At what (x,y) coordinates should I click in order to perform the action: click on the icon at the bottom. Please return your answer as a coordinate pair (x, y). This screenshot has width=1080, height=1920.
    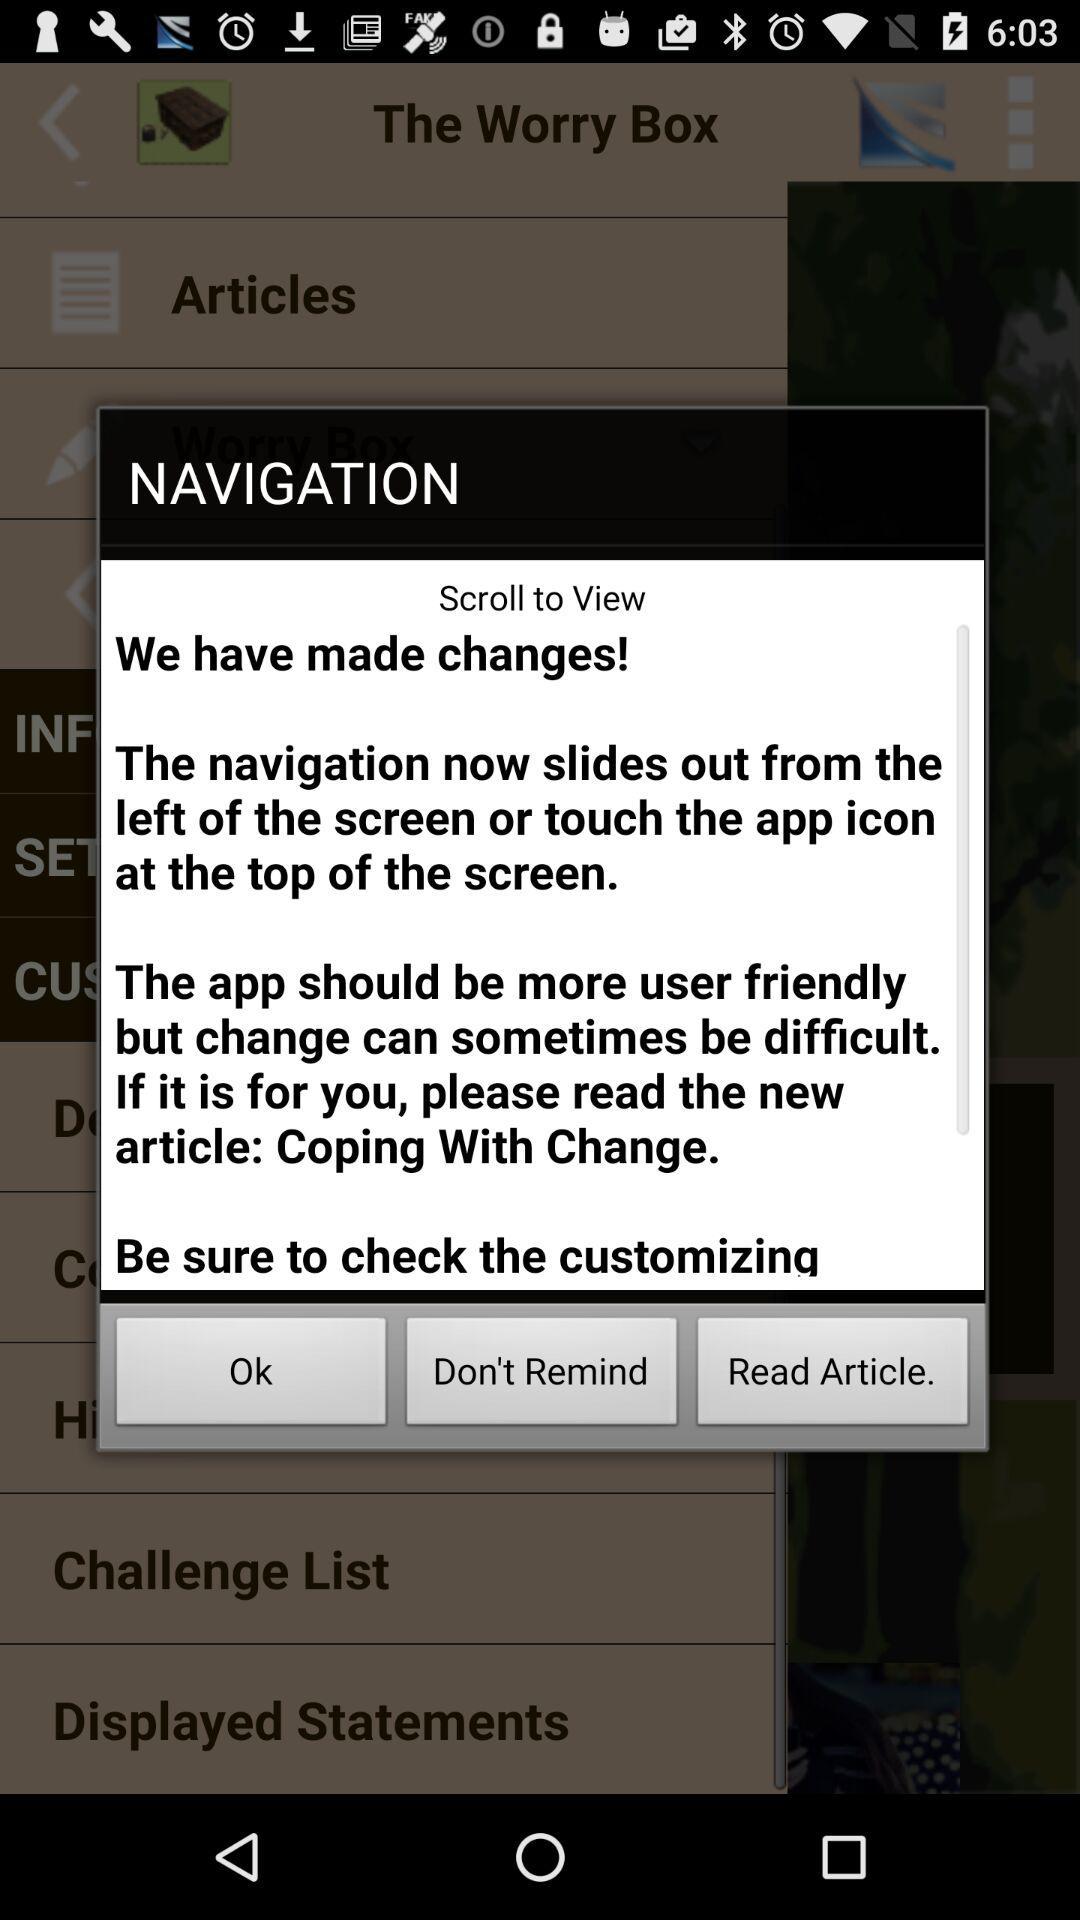
    Looking at the image, I should click on (542, 1376).